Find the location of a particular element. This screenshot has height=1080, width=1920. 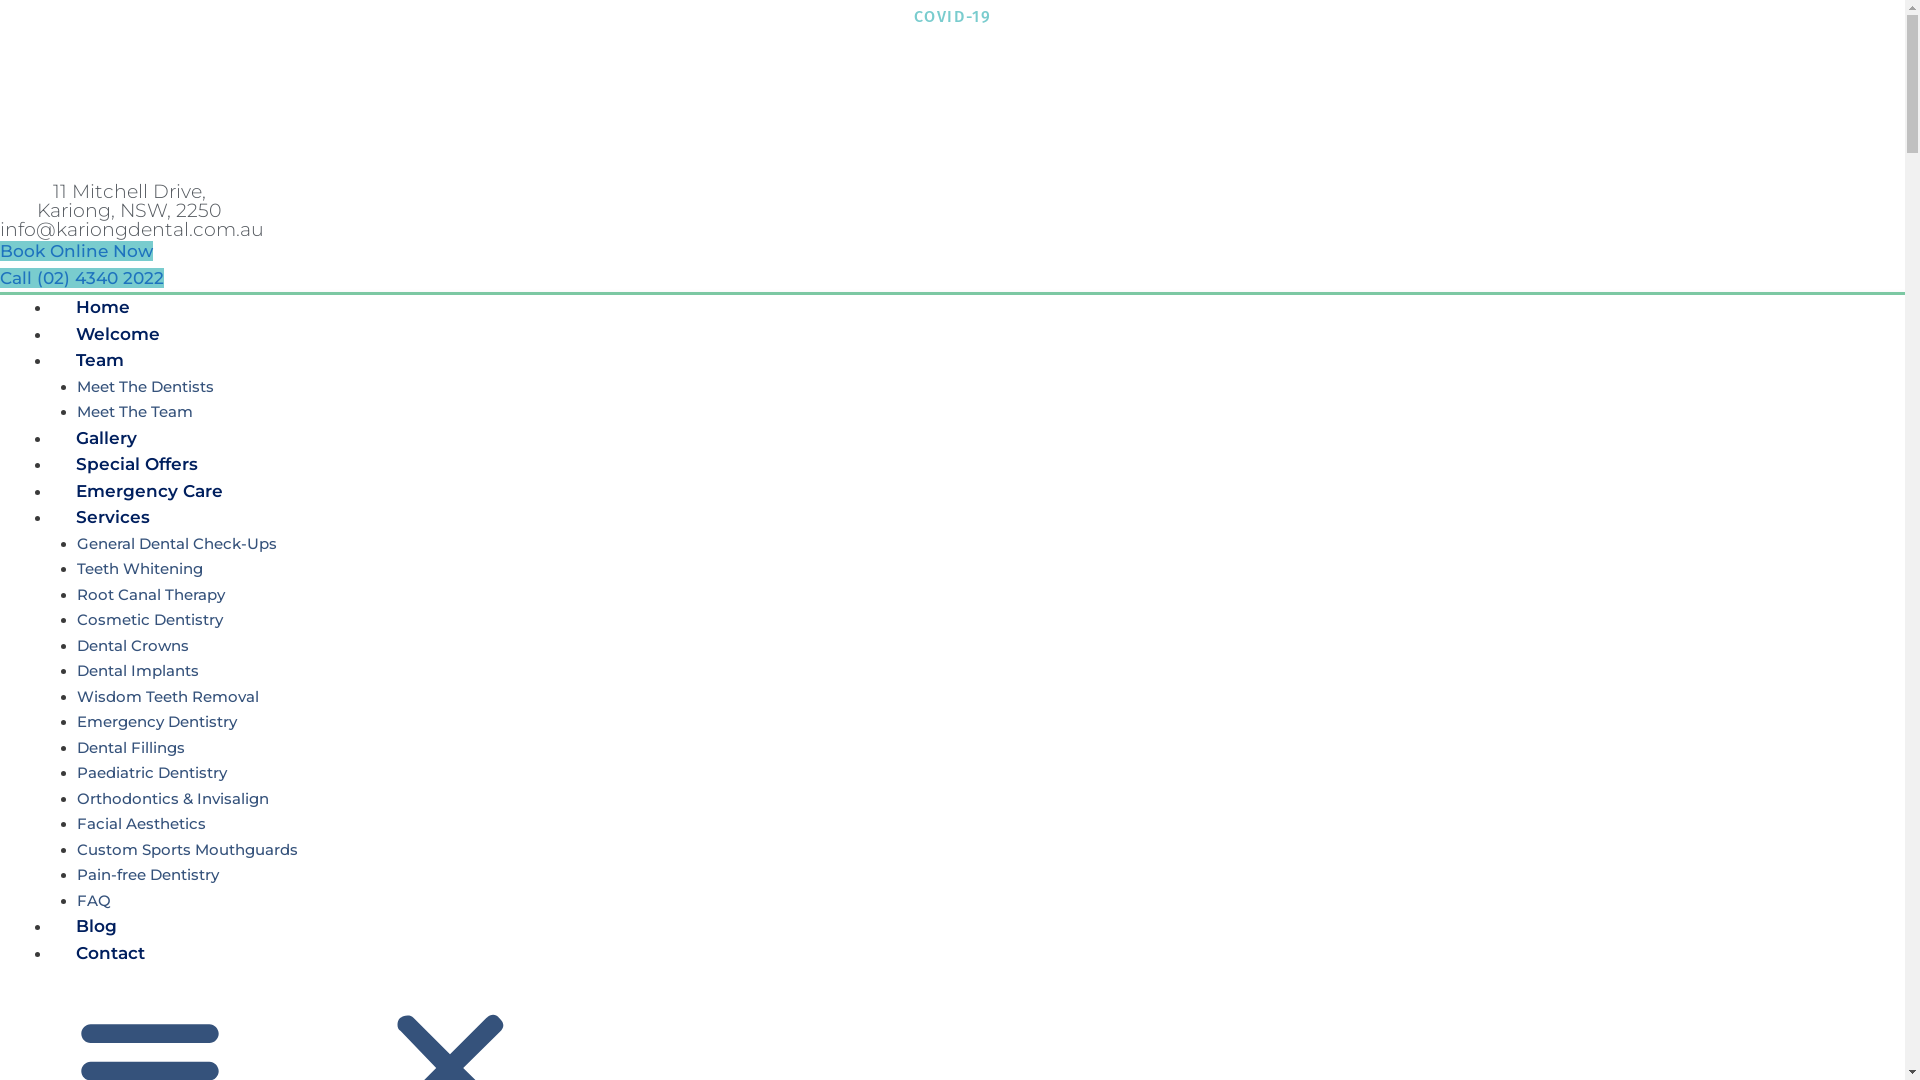

'info@kariongdental.com.au' is located at coordinates (131, 228).